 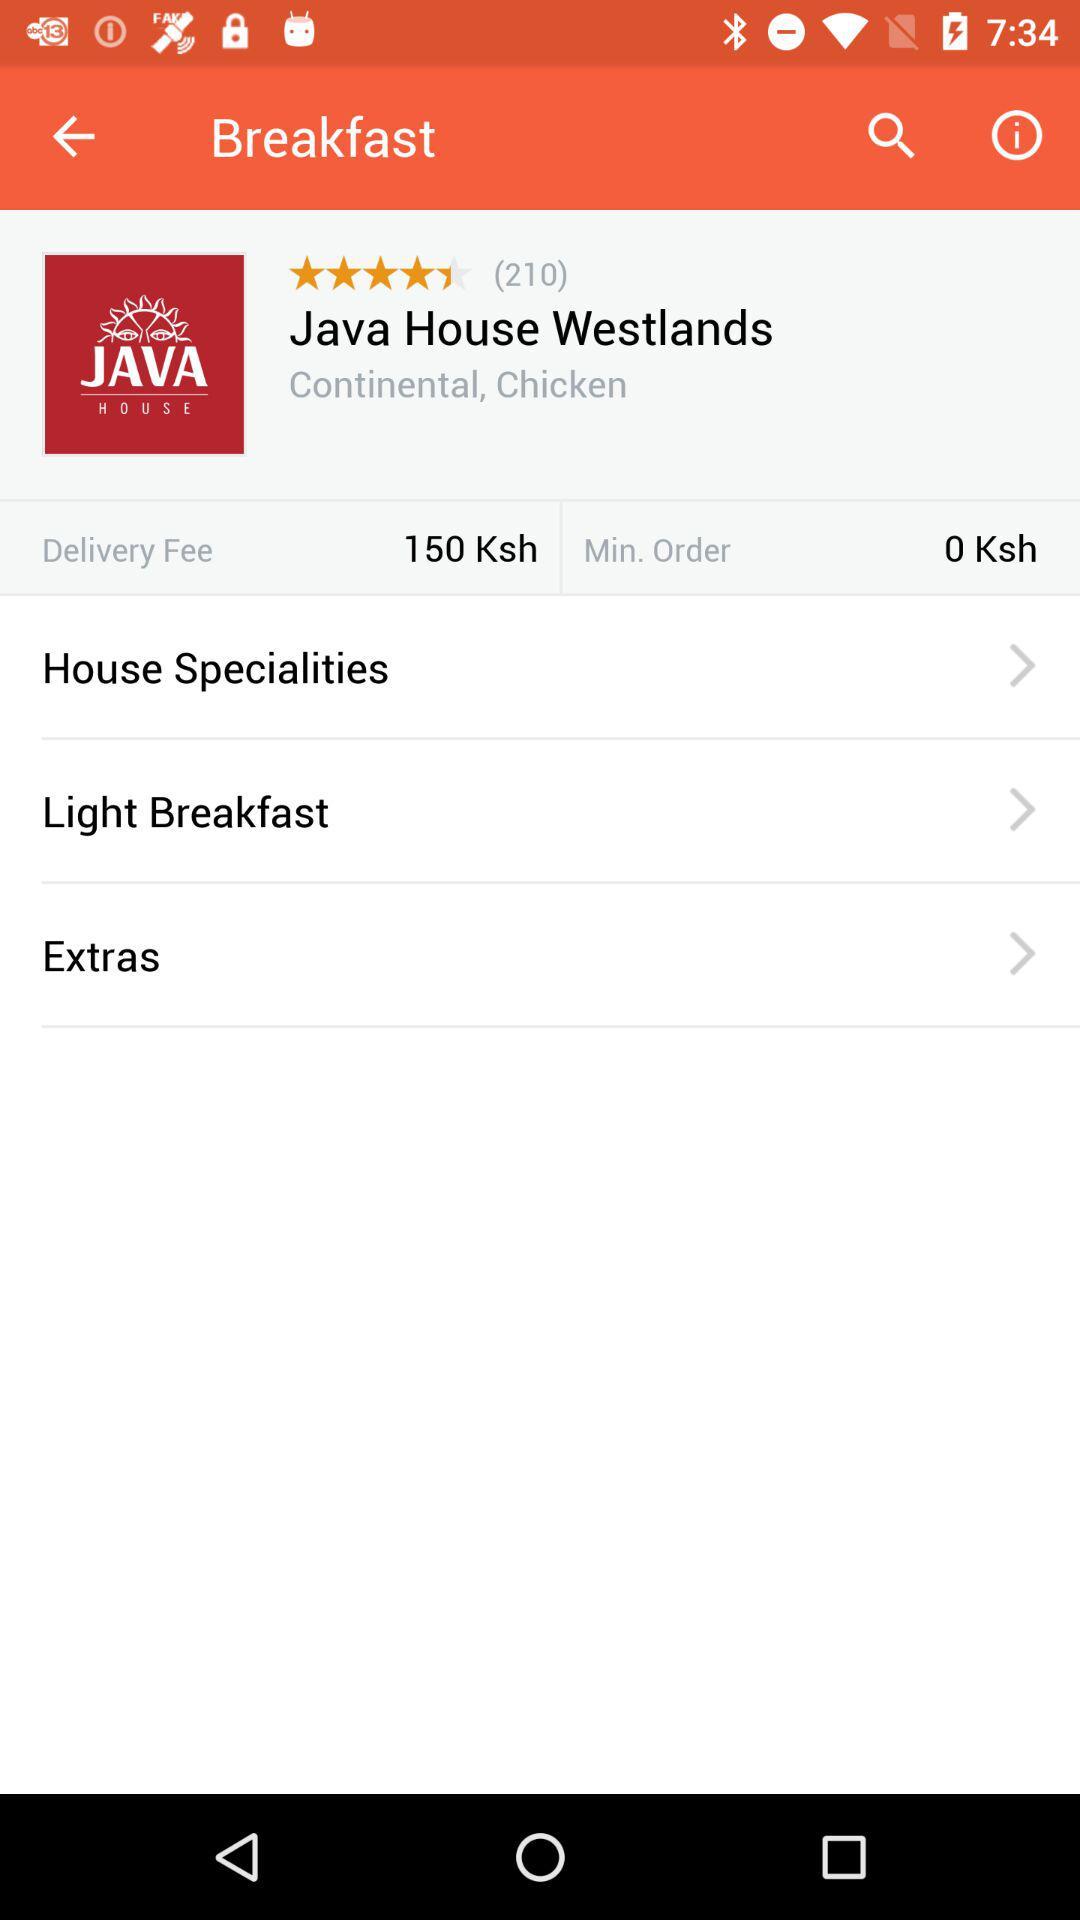 I want to click on the delivery fee, so click(x=222, y=549).